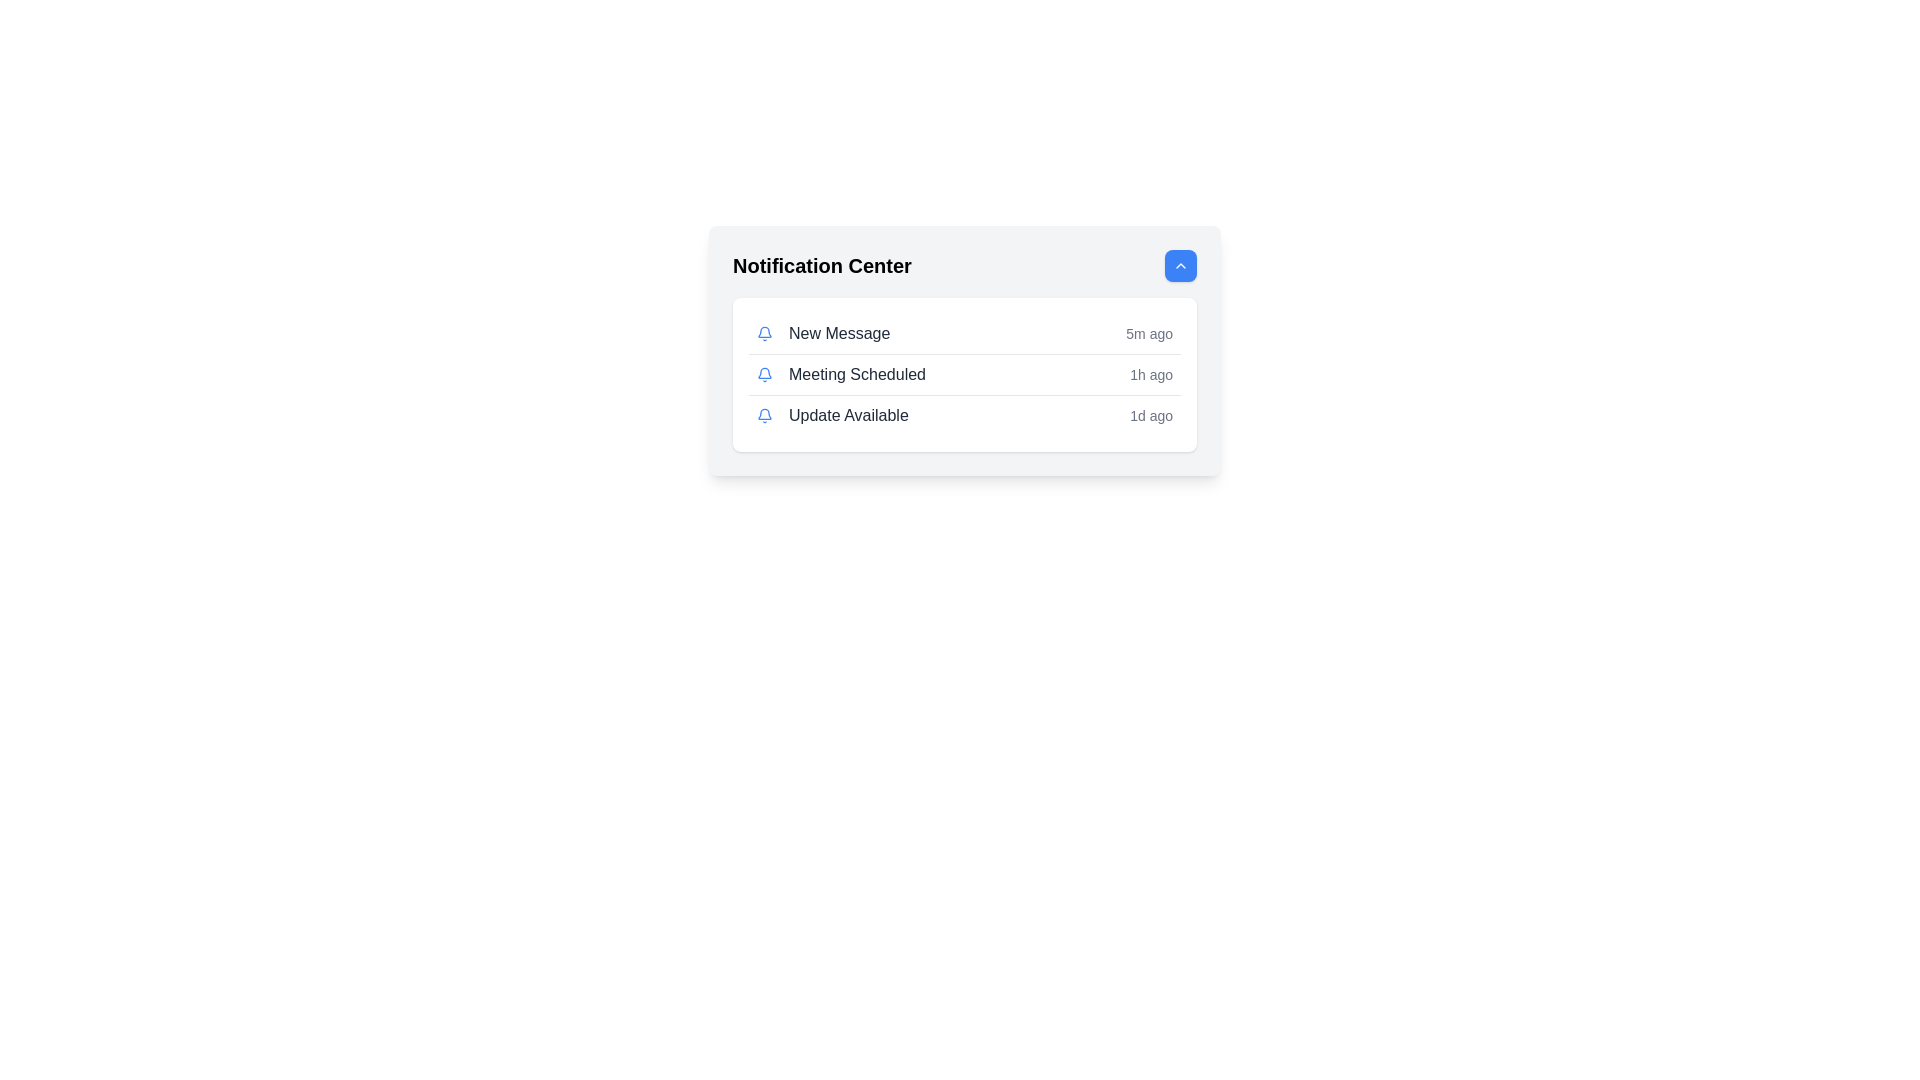 The height and width of the screenshot is (1080, 1920). Describe the element at coordinates (763, 333) in the screenshot. I see `the bell icon with a blue outline located to the left of the 'New Message' text in the notification list` at that location.